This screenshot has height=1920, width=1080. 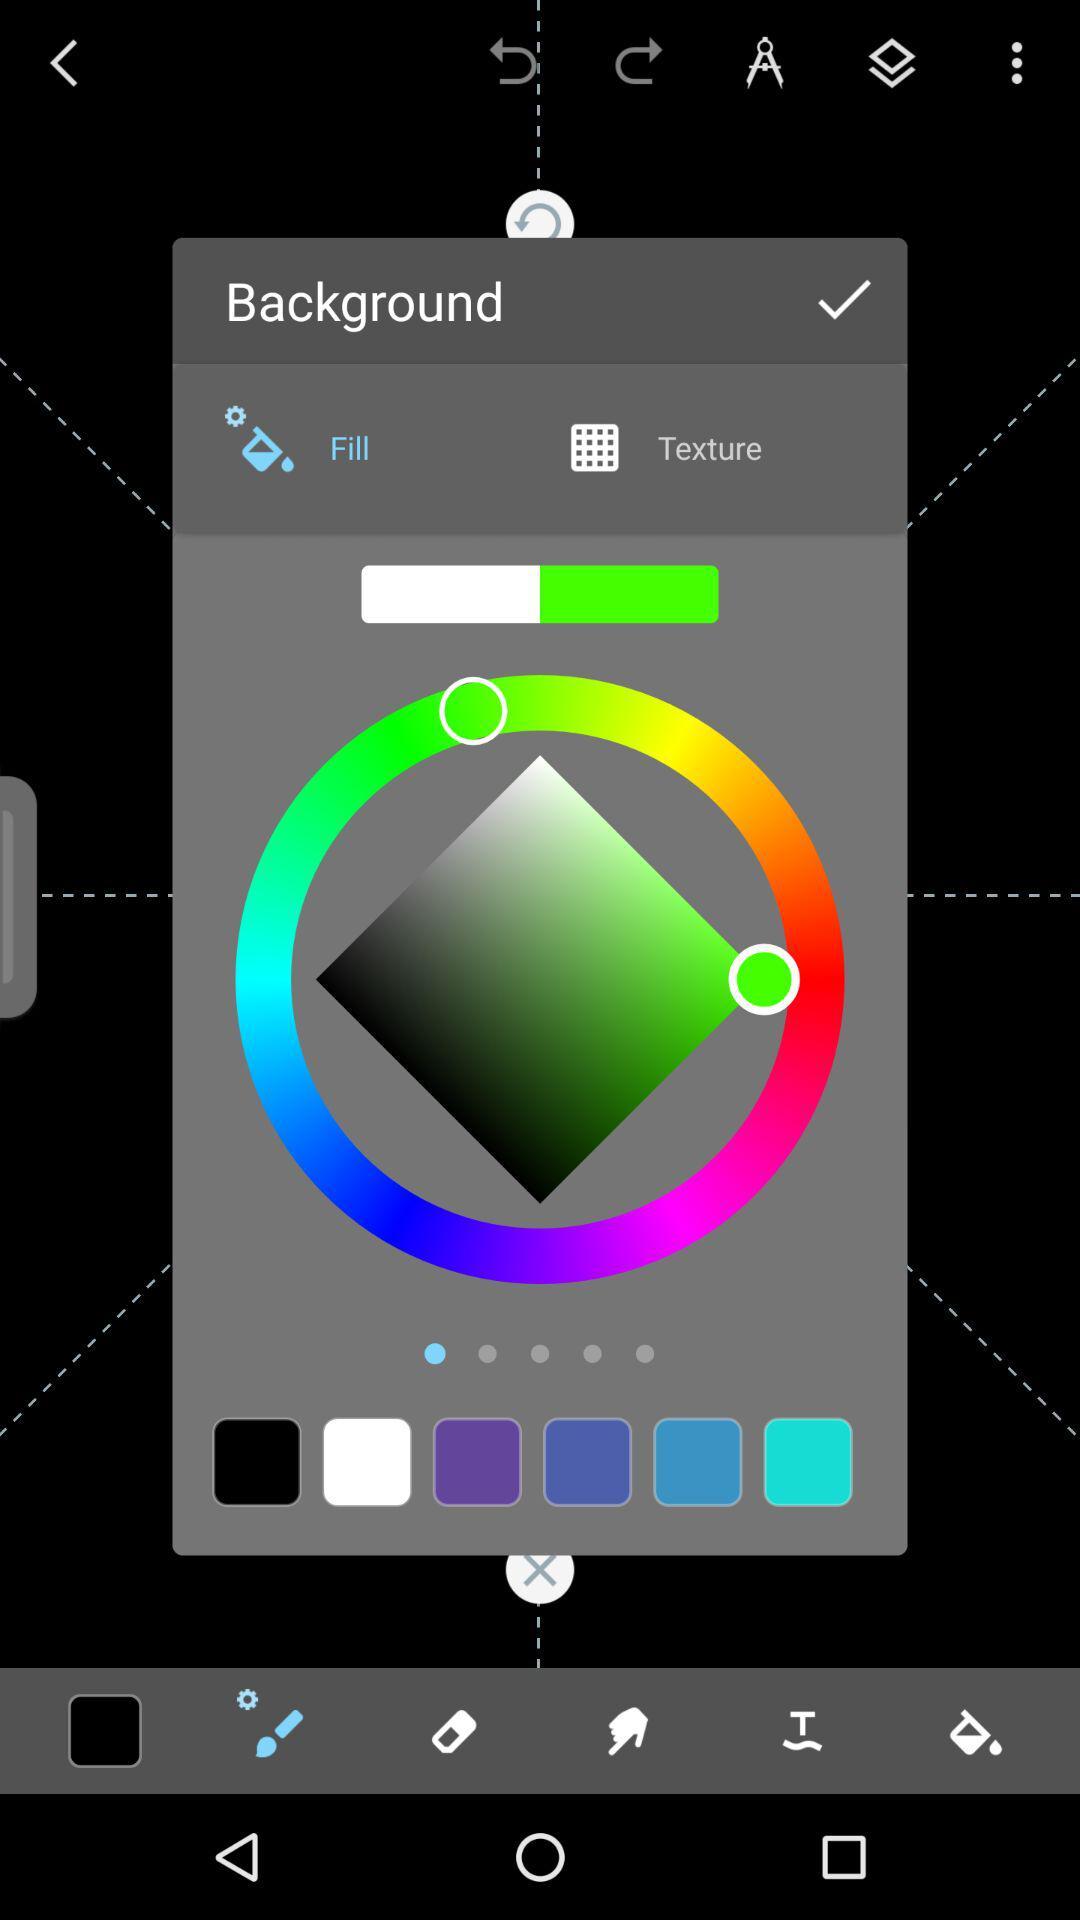 I want to click on the edit icon, so click(x=278, y=1730).